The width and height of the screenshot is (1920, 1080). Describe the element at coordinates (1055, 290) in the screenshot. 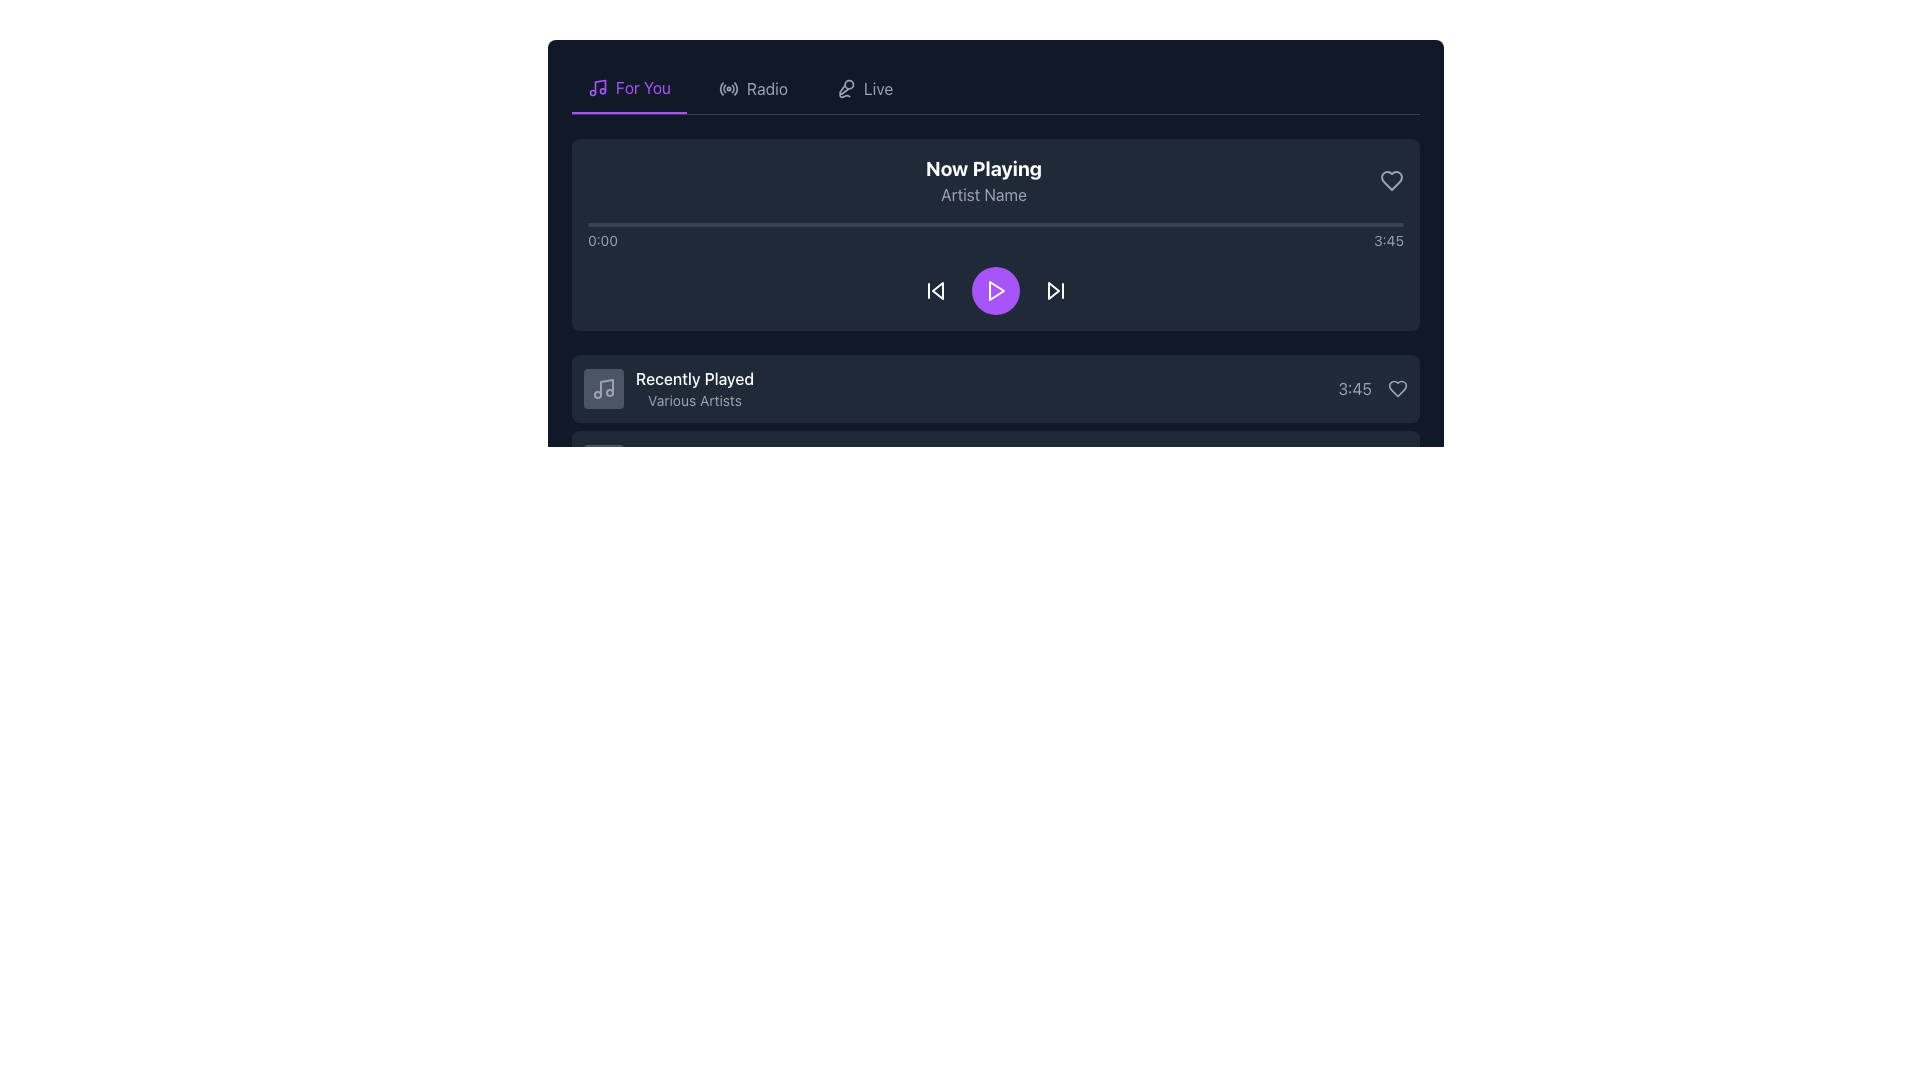

I see `the skip button located to the right of the play button and the skip-backward button to activate the hover effect` at that location.